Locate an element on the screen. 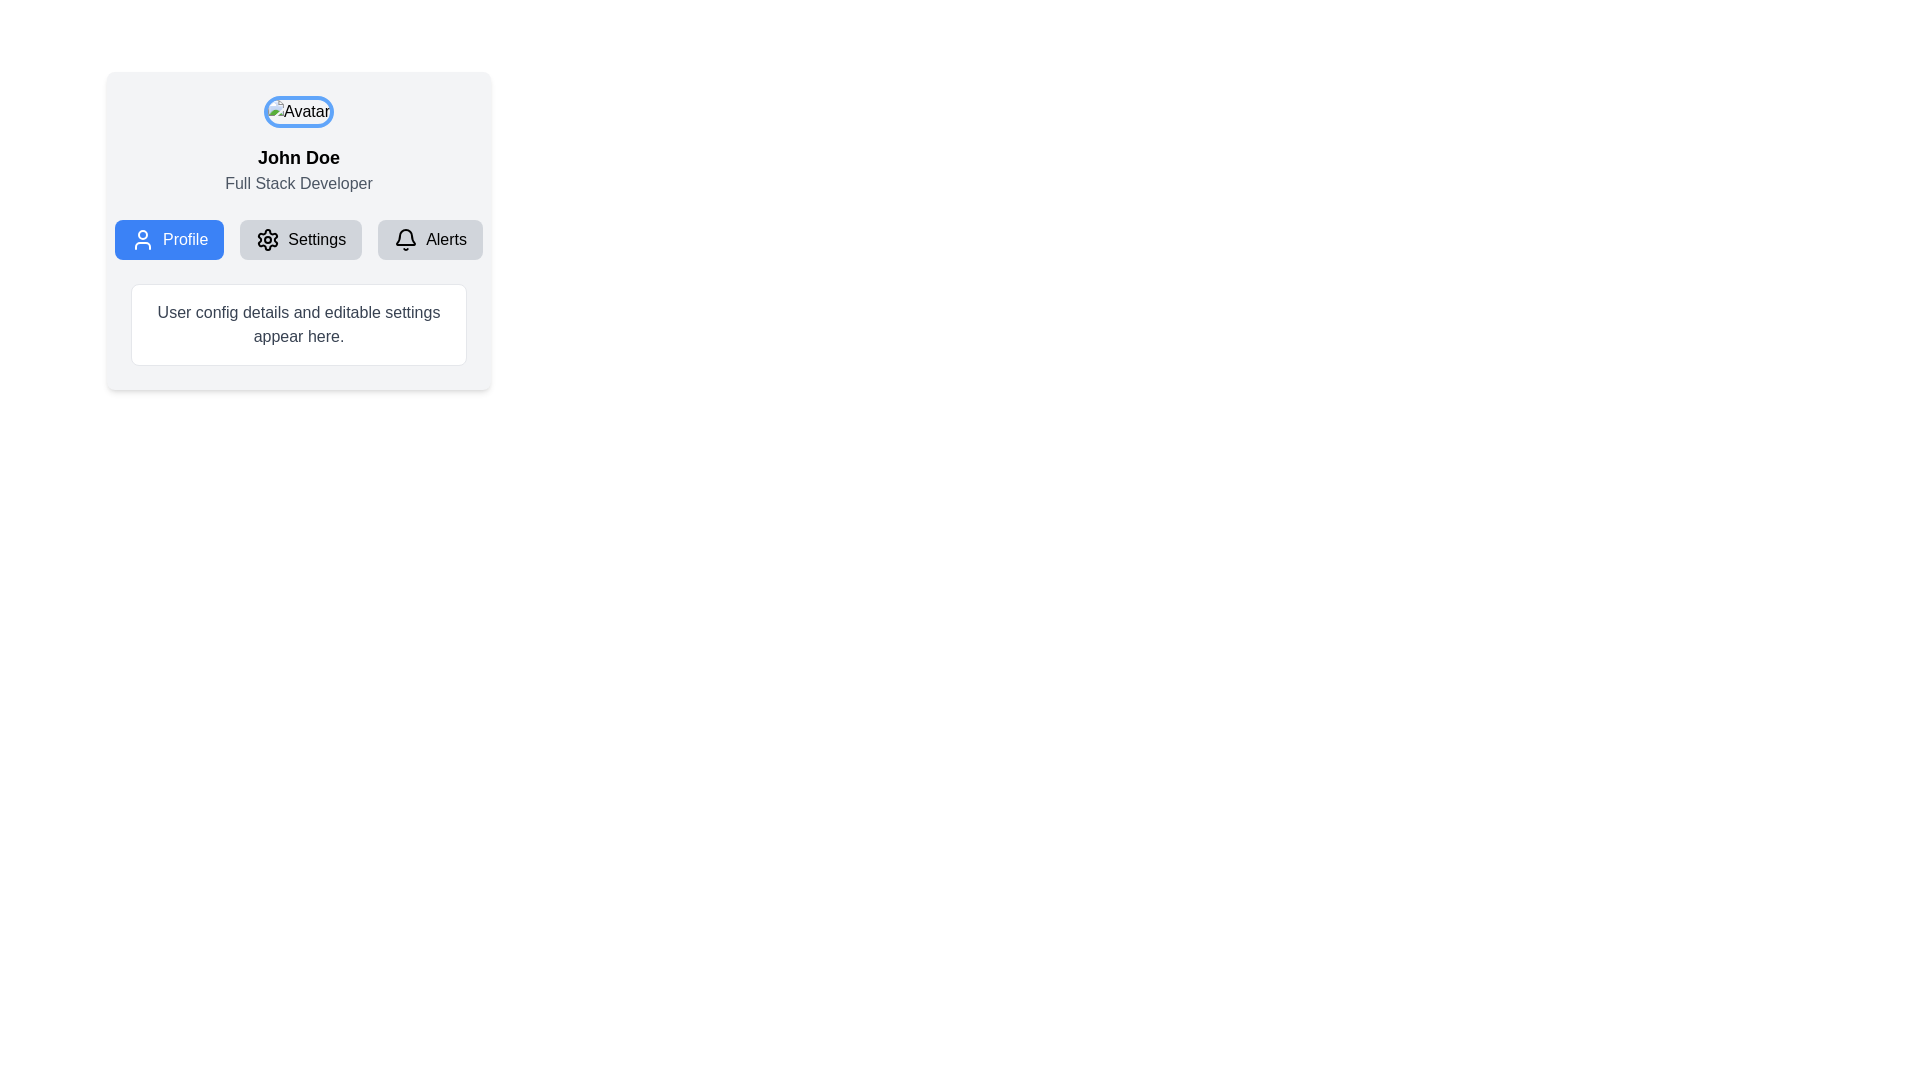 The width and height of the screenshot is (1920, 1080). the clickable button which contains a text label and is positioned to the right of a user profile icon within a blue button group located in the left portion of the interface is located at coordinates (185, 238).